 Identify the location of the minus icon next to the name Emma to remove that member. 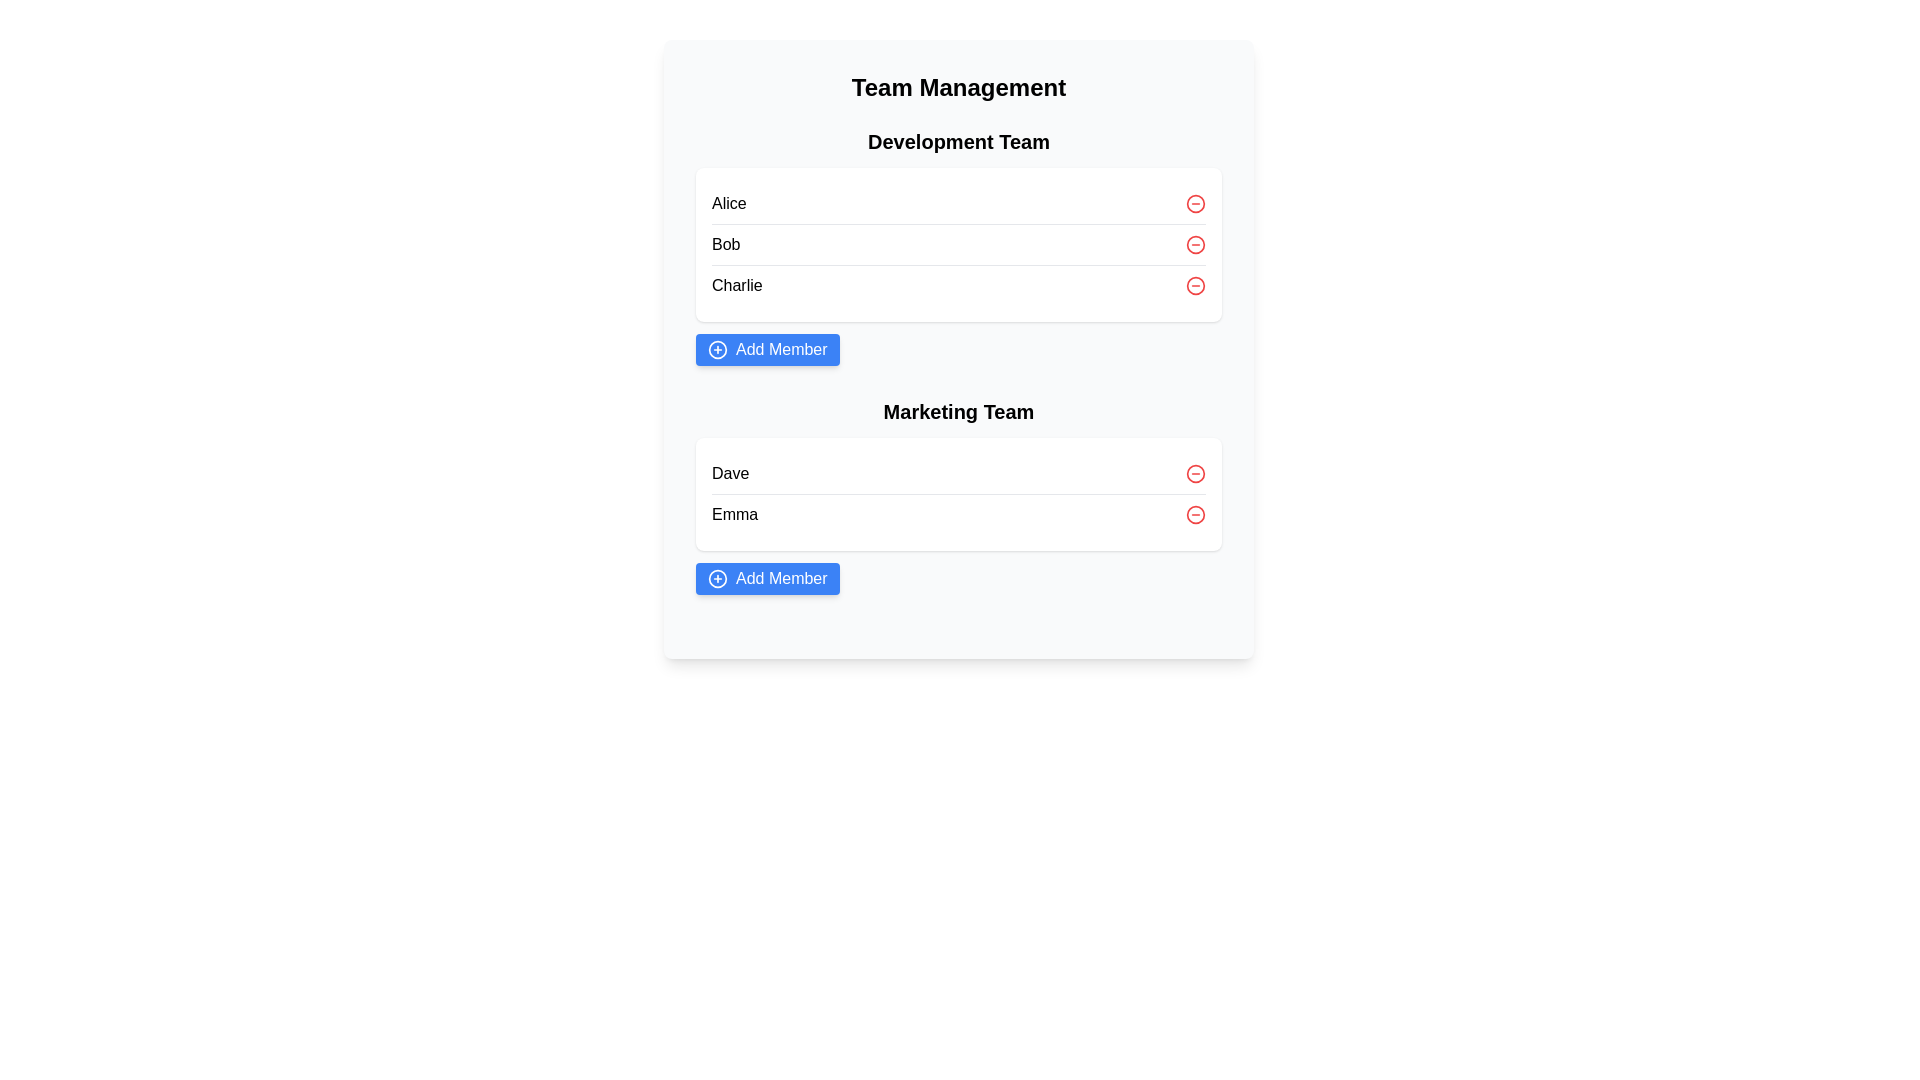
(1195, 514).